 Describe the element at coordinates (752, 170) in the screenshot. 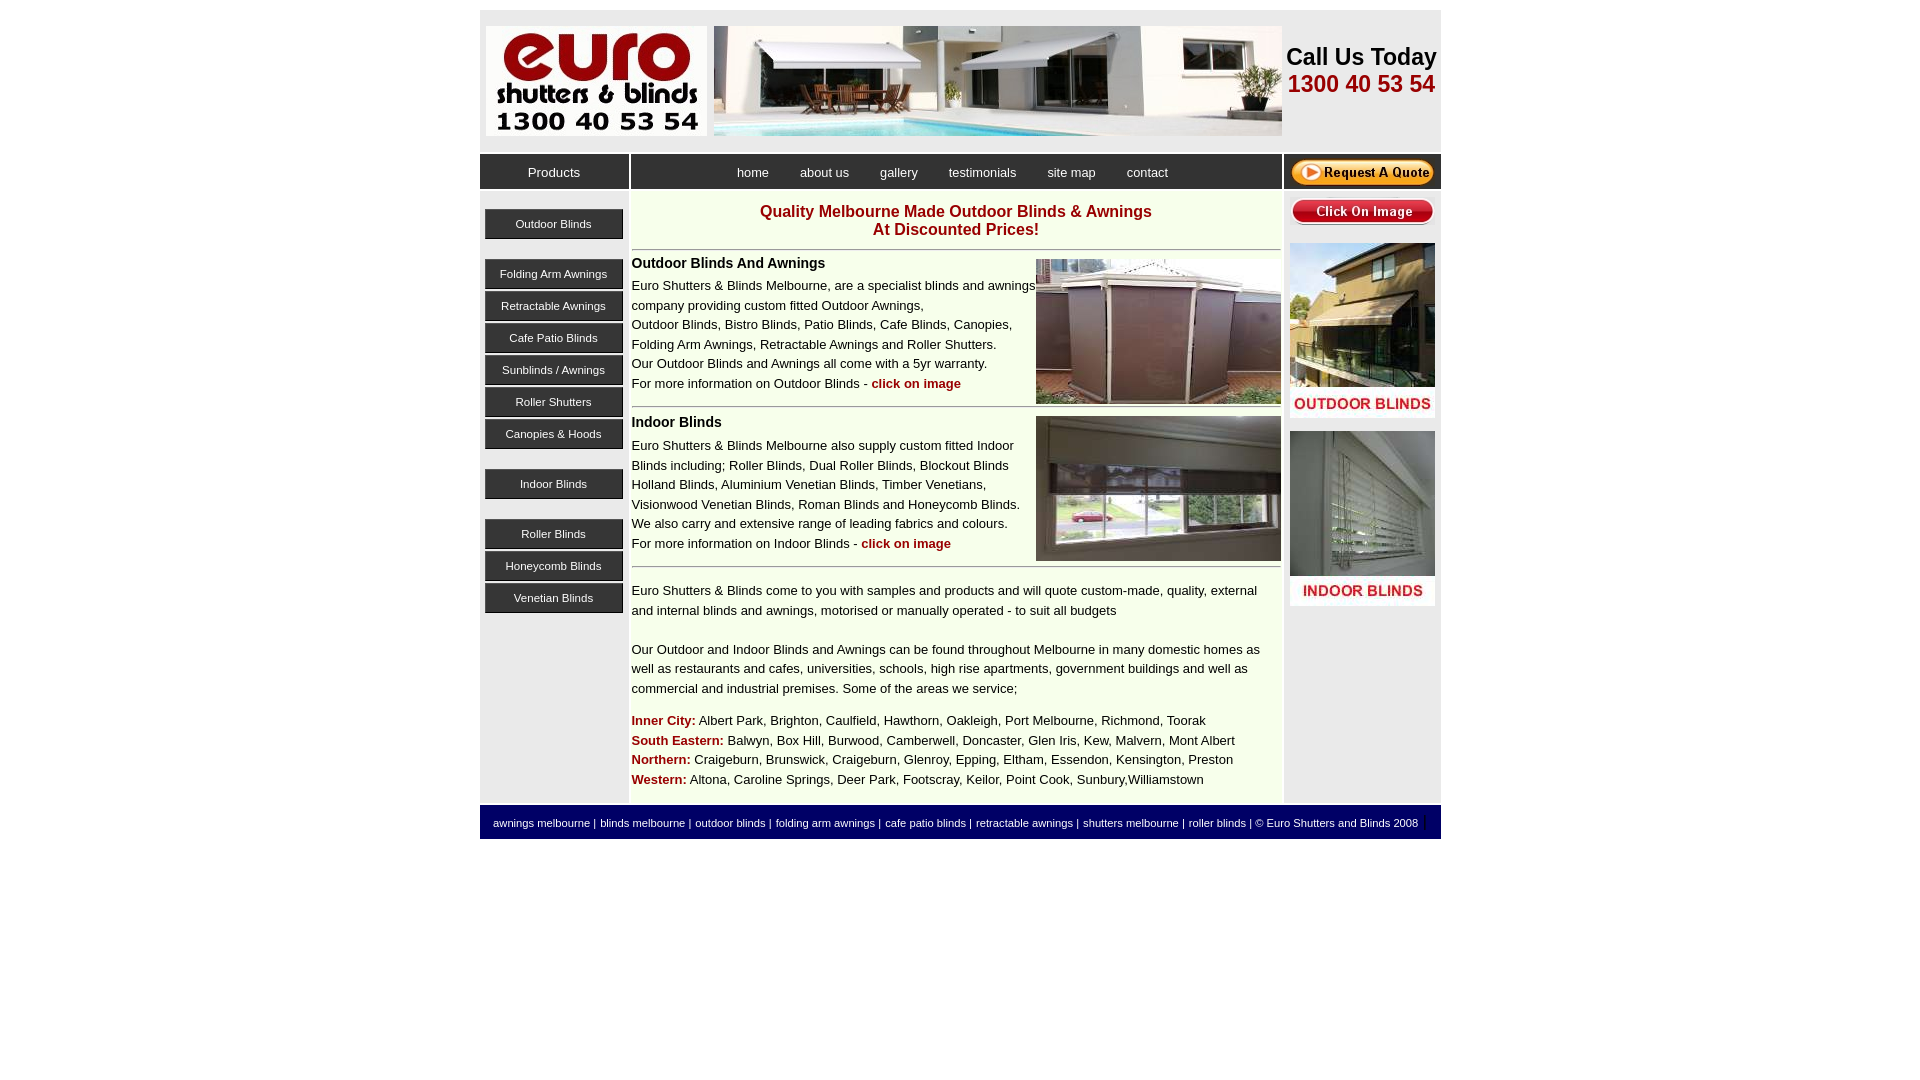

I see `'home'` at that location.